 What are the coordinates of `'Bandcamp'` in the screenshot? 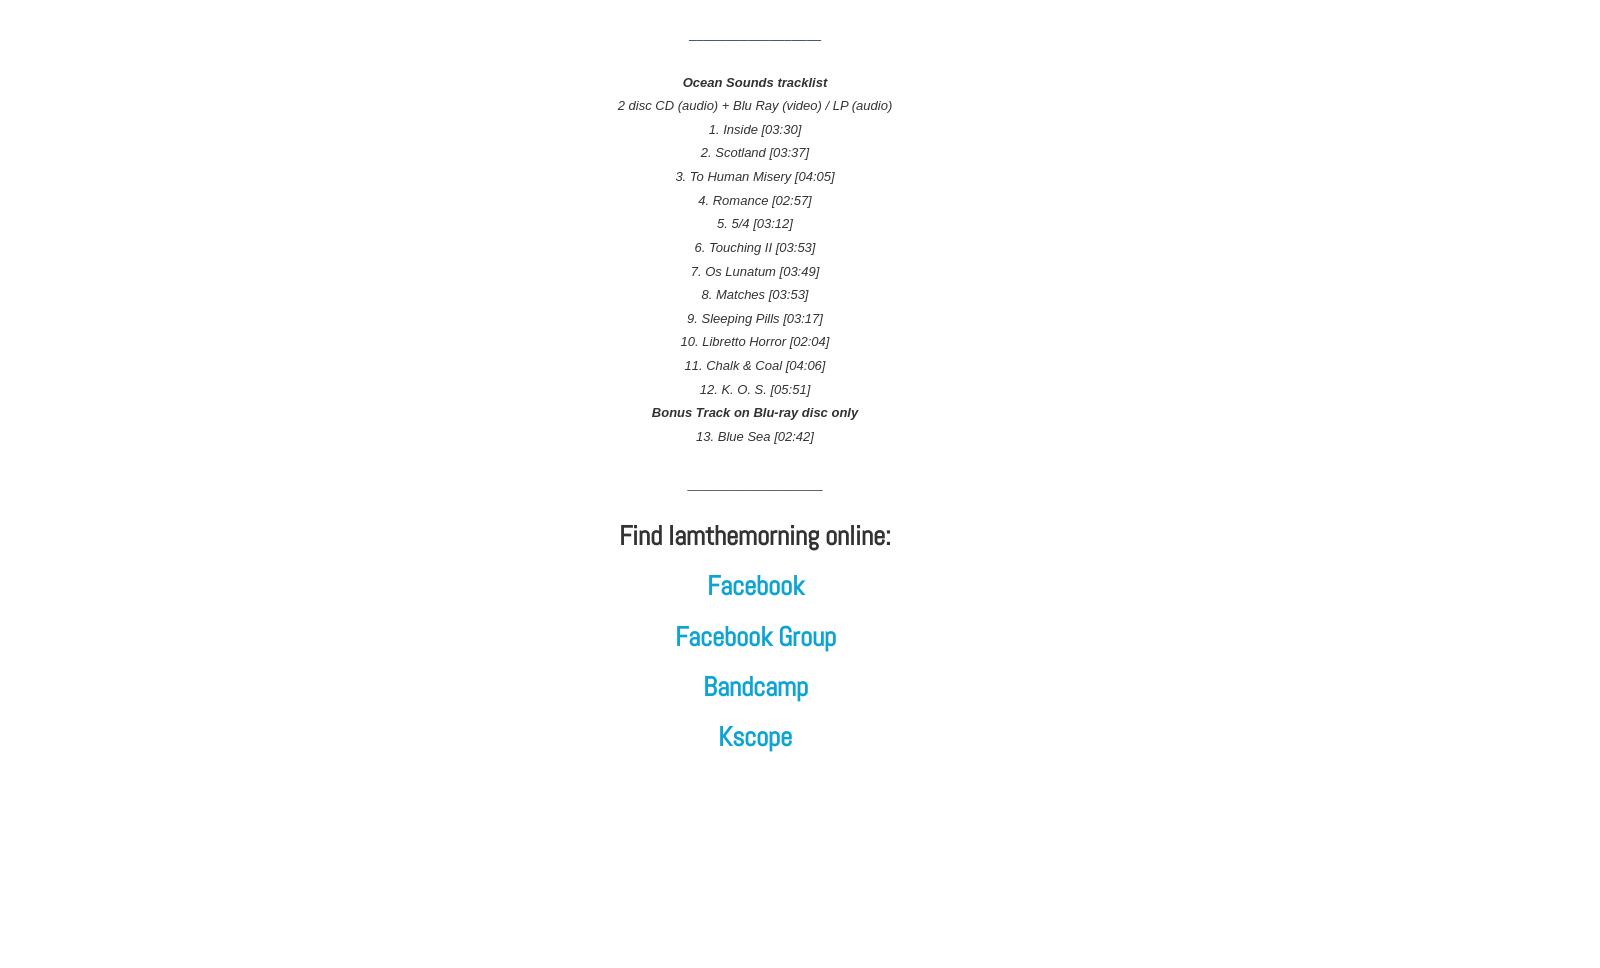 It's located at (754, 686).